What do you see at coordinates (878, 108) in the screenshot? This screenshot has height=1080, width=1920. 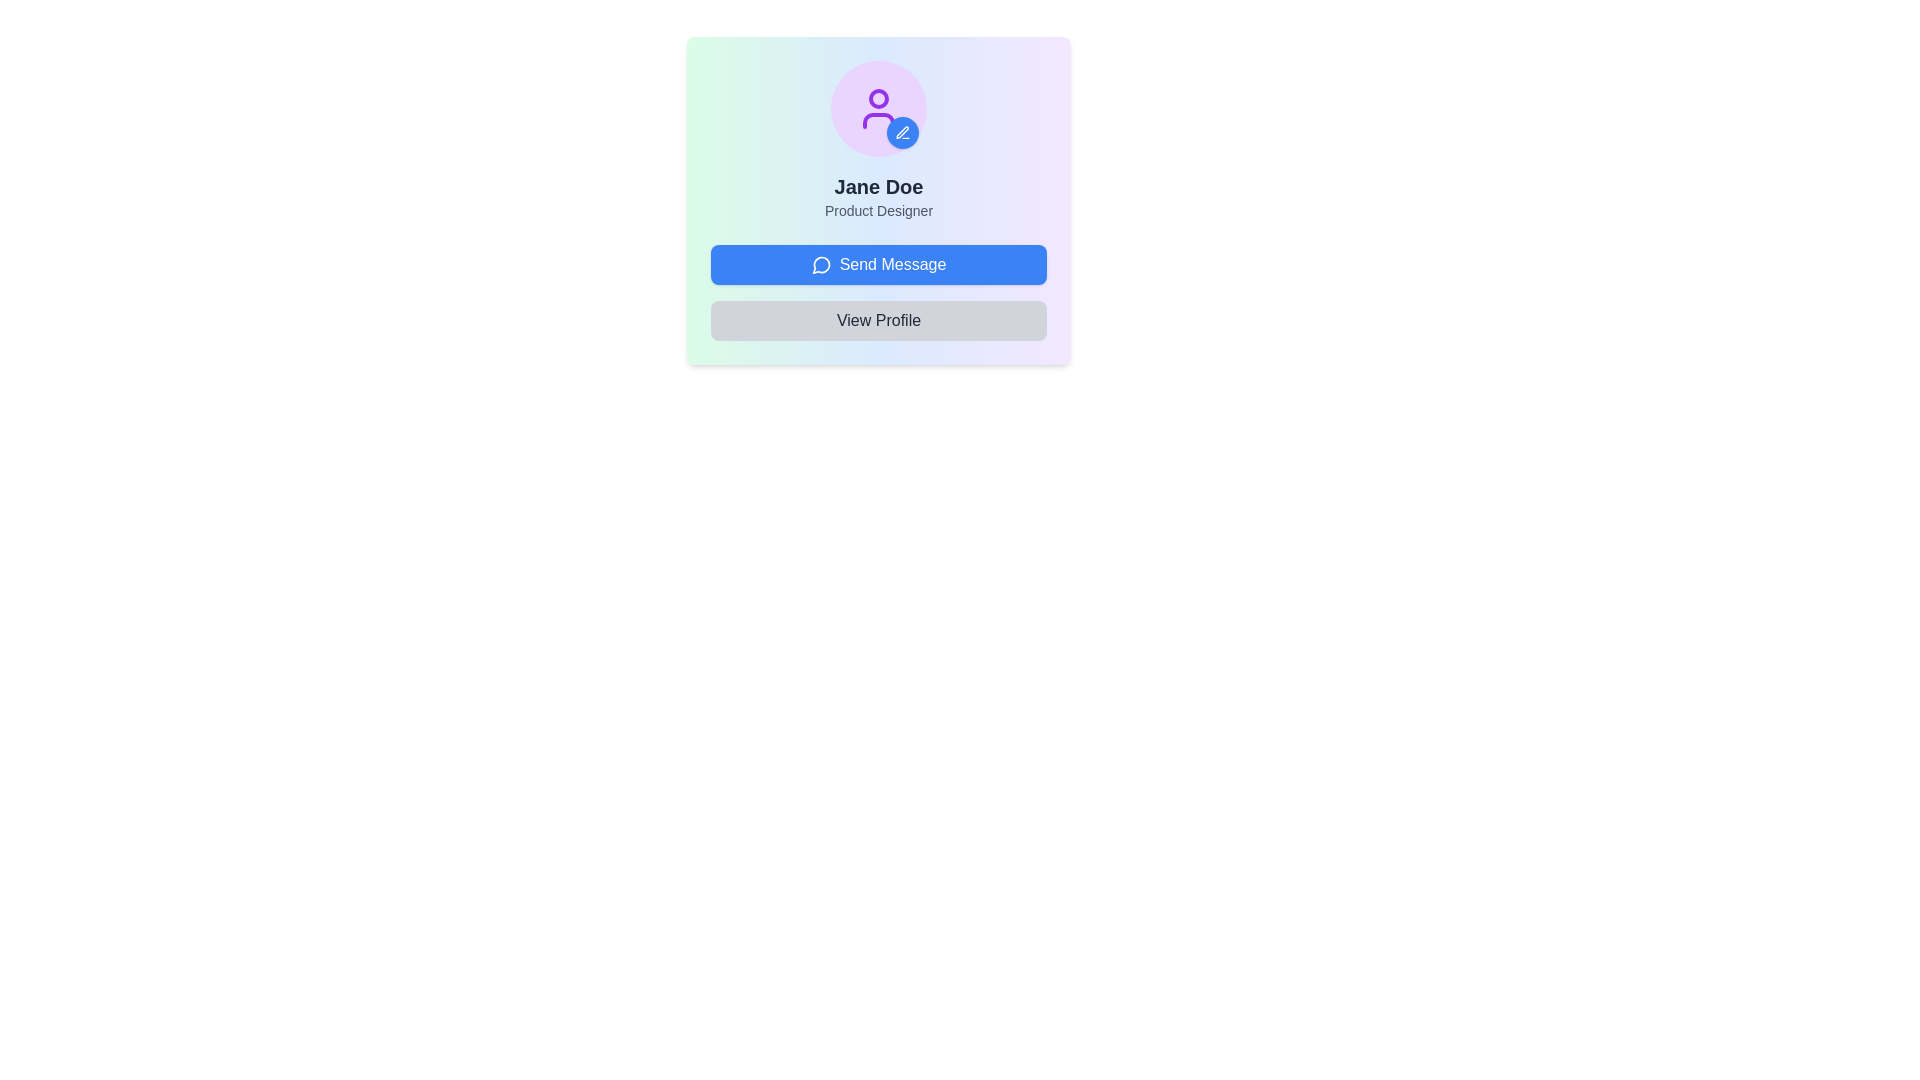 I see `the blue circular edit button located on the profile picture area to modify the profile picture` at bounding box center [878, 108].